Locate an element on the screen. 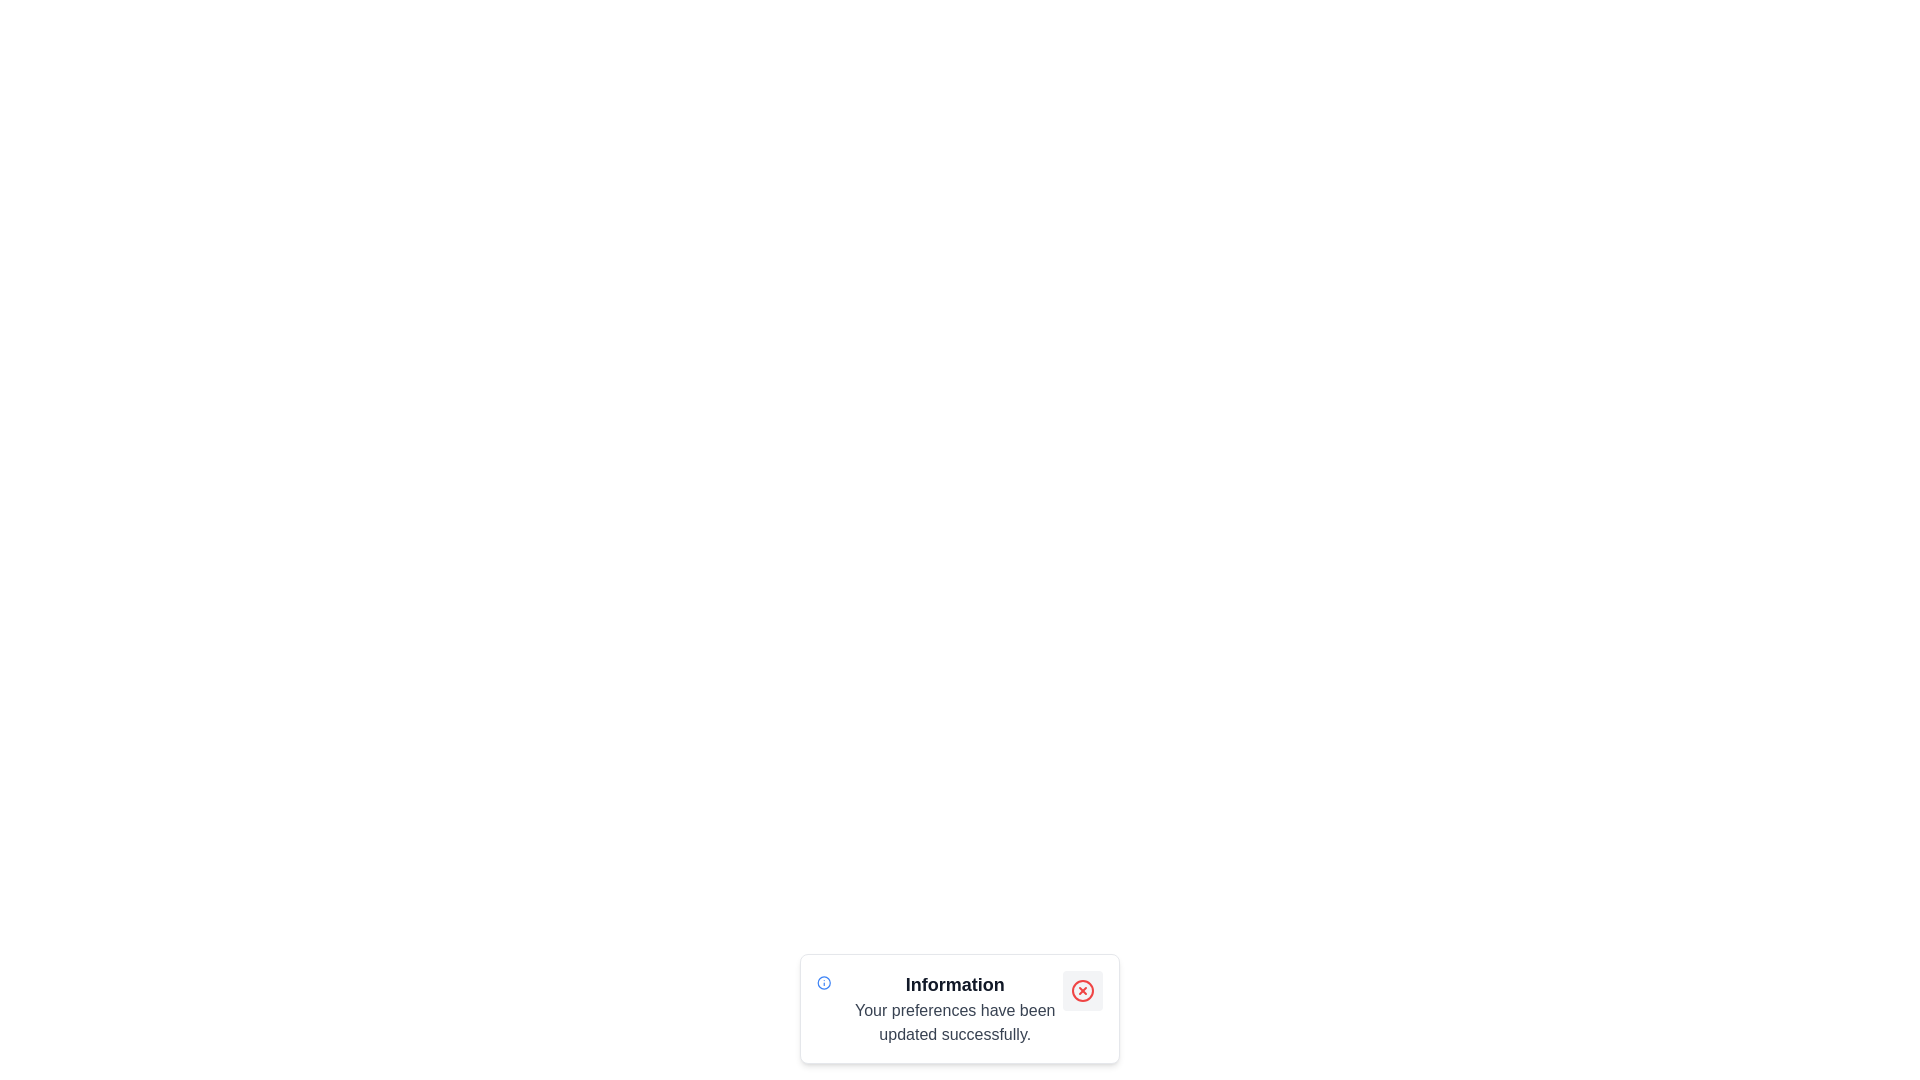 This screenshot has width=1920, height=1080. the close button to trigger visual feedback is located at coordinates (1082, 991).